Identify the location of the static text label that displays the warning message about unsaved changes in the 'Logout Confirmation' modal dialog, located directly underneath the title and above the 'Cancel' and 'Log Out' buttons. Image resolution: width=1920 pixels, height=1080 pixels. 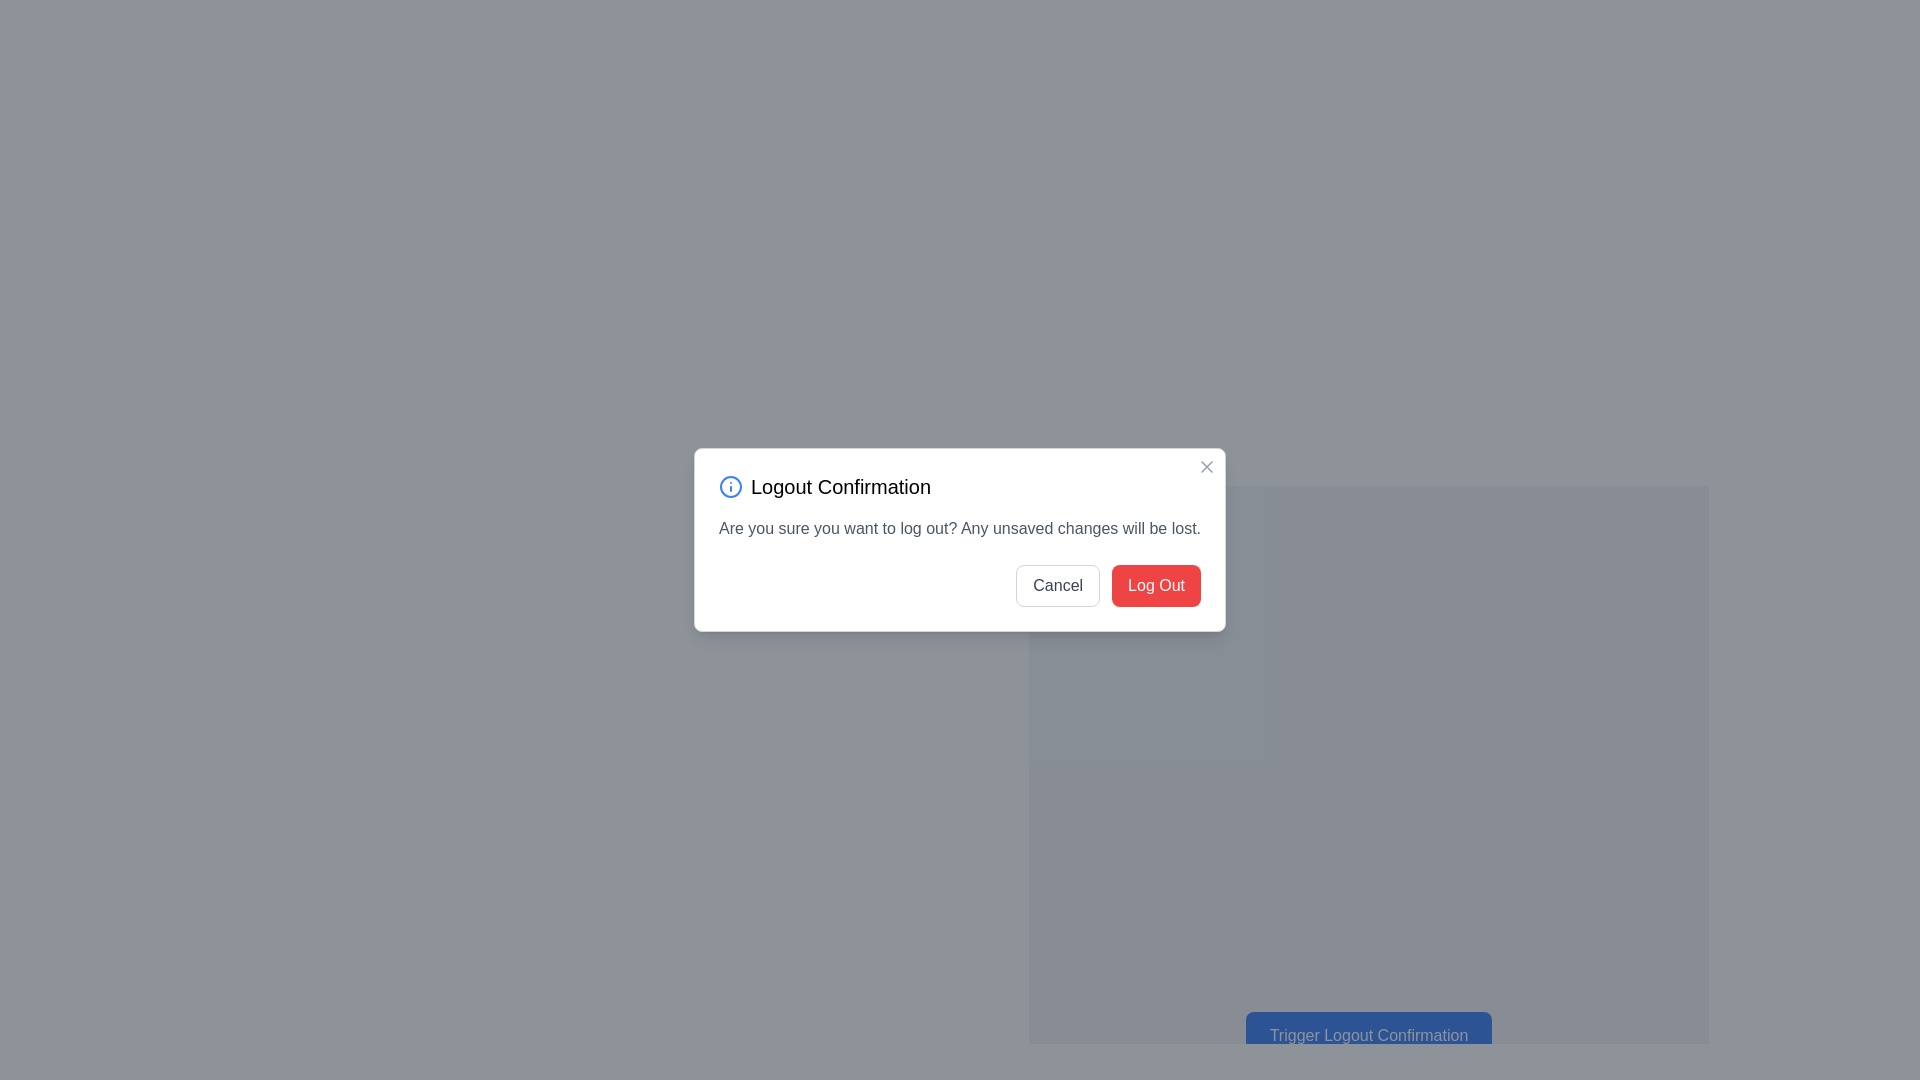
(960, 527).